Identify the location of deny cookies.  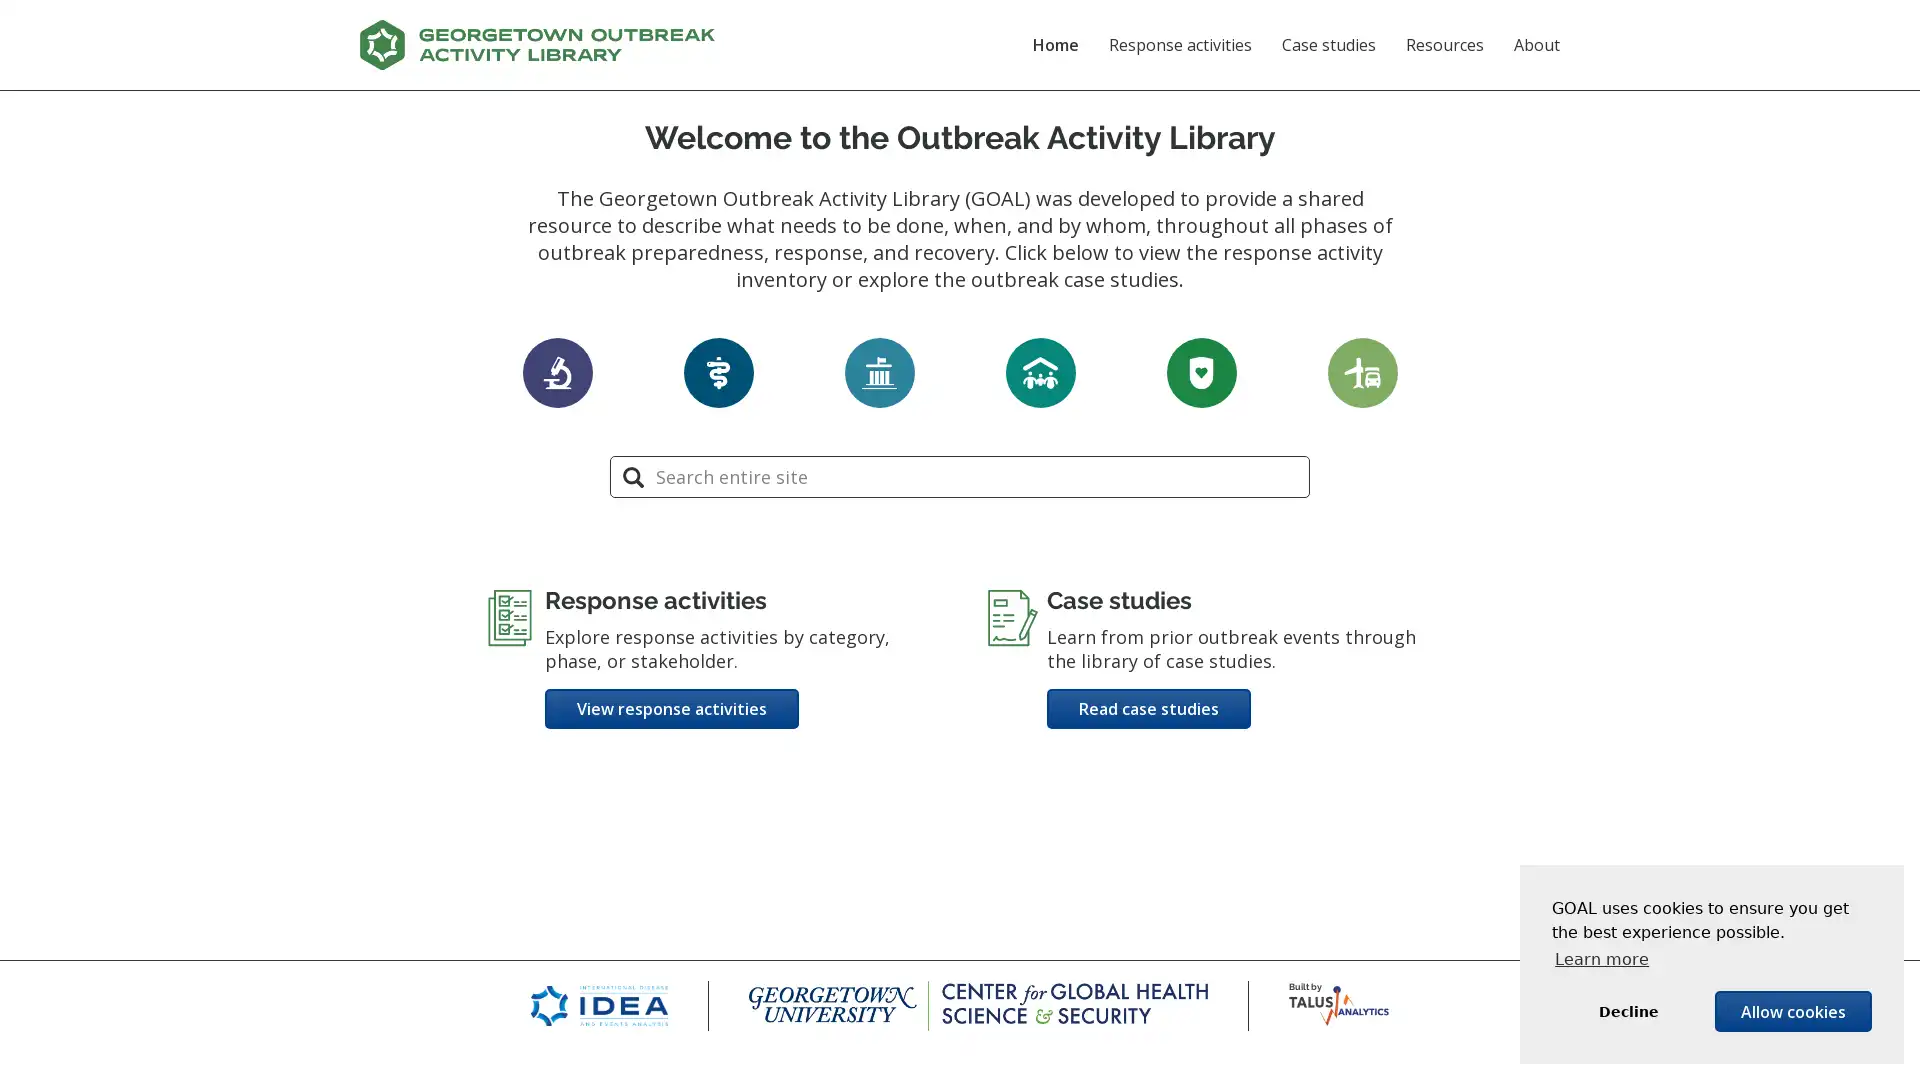
(1628, 1010).